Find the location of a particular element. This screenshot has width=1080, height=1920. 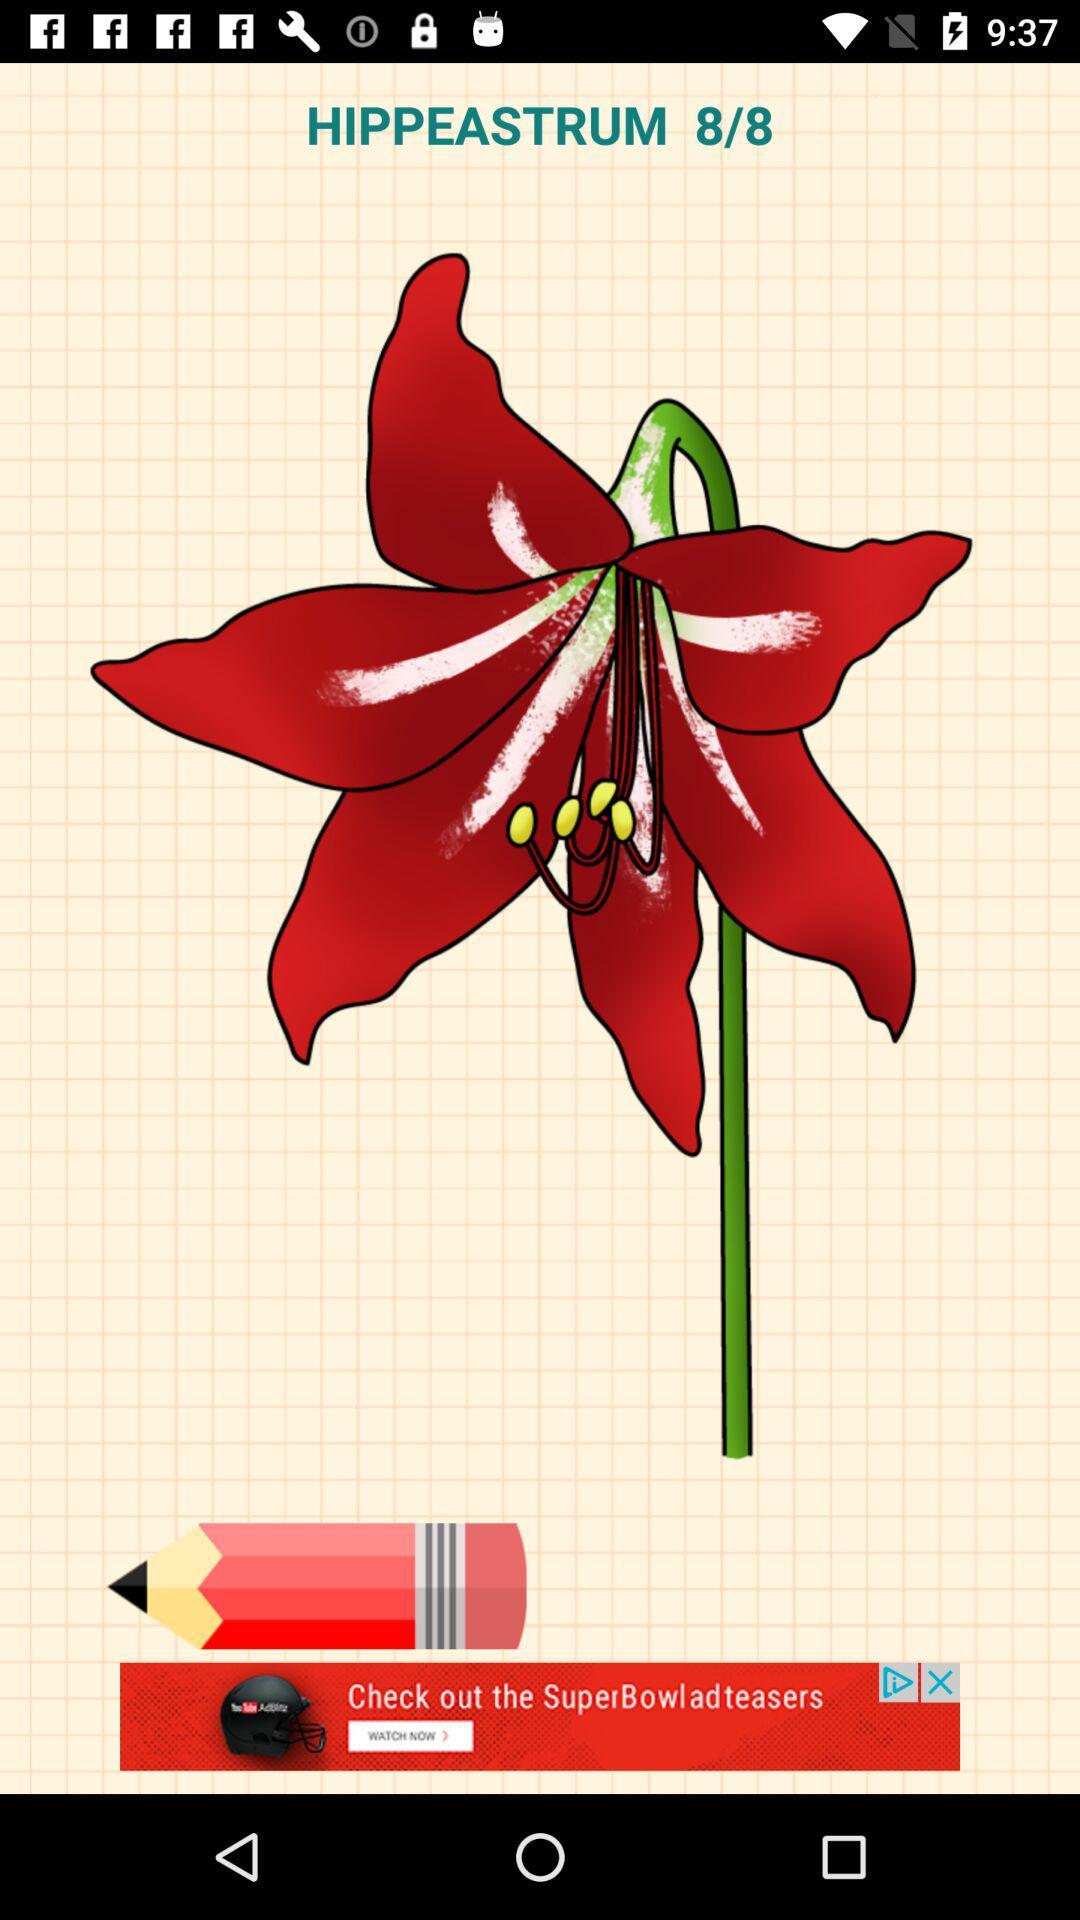

to write is located at coordinates (315, 1585).